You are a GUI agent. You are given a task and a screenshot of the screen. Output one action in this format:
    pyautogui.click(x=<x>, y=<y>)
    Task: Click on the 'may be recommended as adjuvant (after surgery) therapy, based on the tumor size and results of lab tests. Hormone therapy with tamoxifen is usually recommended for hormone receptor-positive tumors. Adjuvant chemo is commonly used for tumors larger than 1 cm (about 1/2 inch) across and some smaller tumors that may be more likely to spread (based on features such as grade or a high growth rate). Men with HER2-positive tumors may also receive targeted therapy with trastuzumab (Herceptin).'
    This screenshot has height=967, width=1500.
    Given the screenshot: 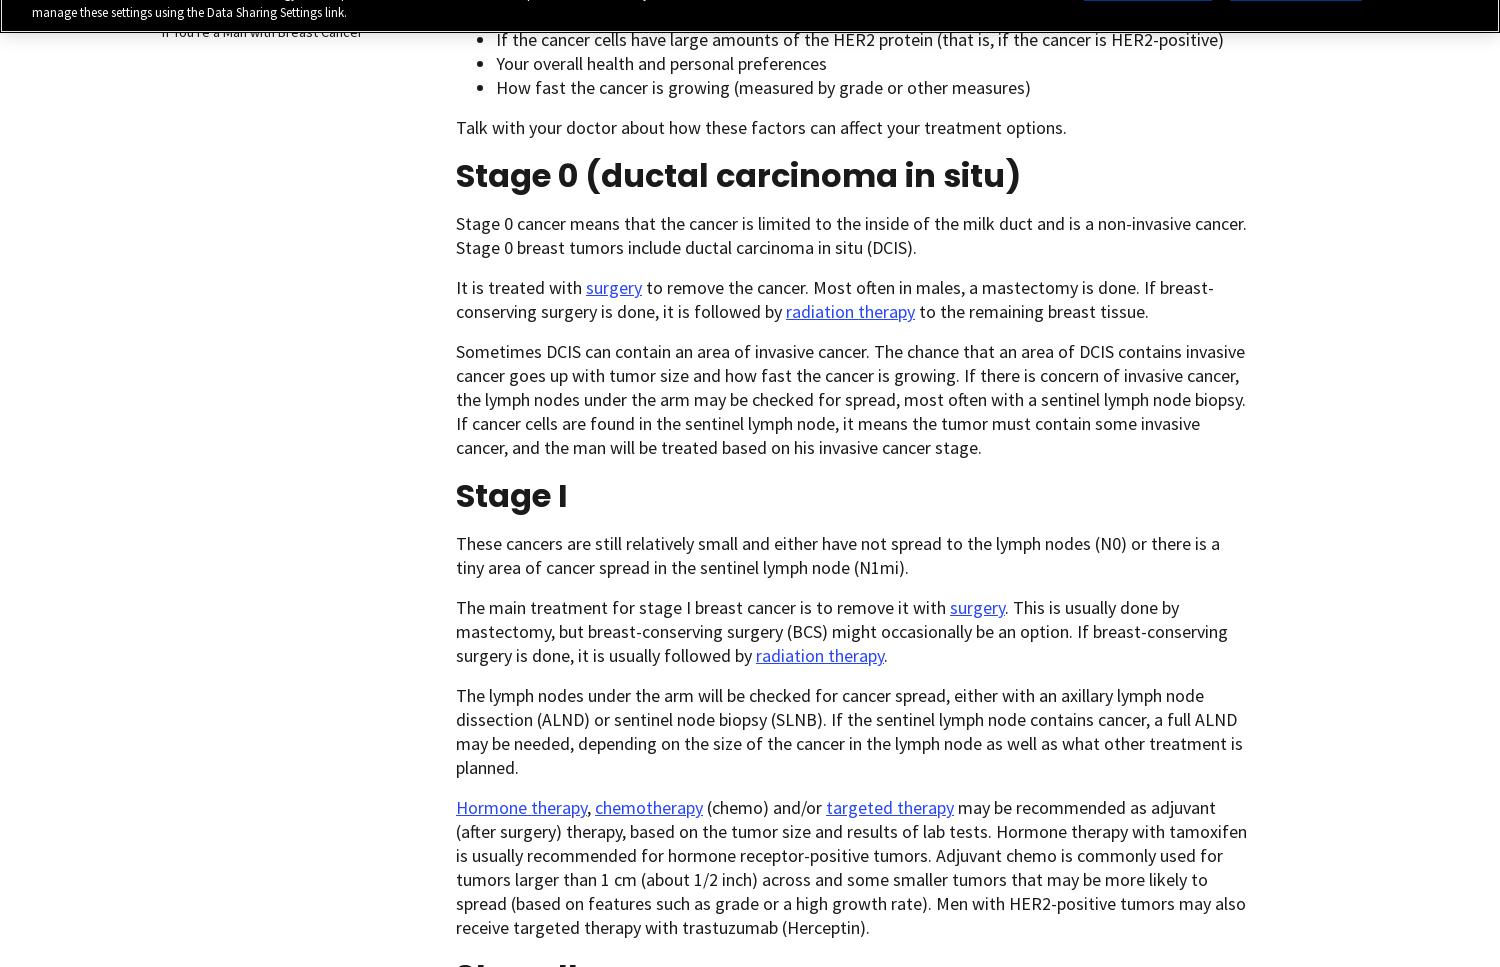 What is the action you would take?
    pyautogui.click(x=850, y=866)
    